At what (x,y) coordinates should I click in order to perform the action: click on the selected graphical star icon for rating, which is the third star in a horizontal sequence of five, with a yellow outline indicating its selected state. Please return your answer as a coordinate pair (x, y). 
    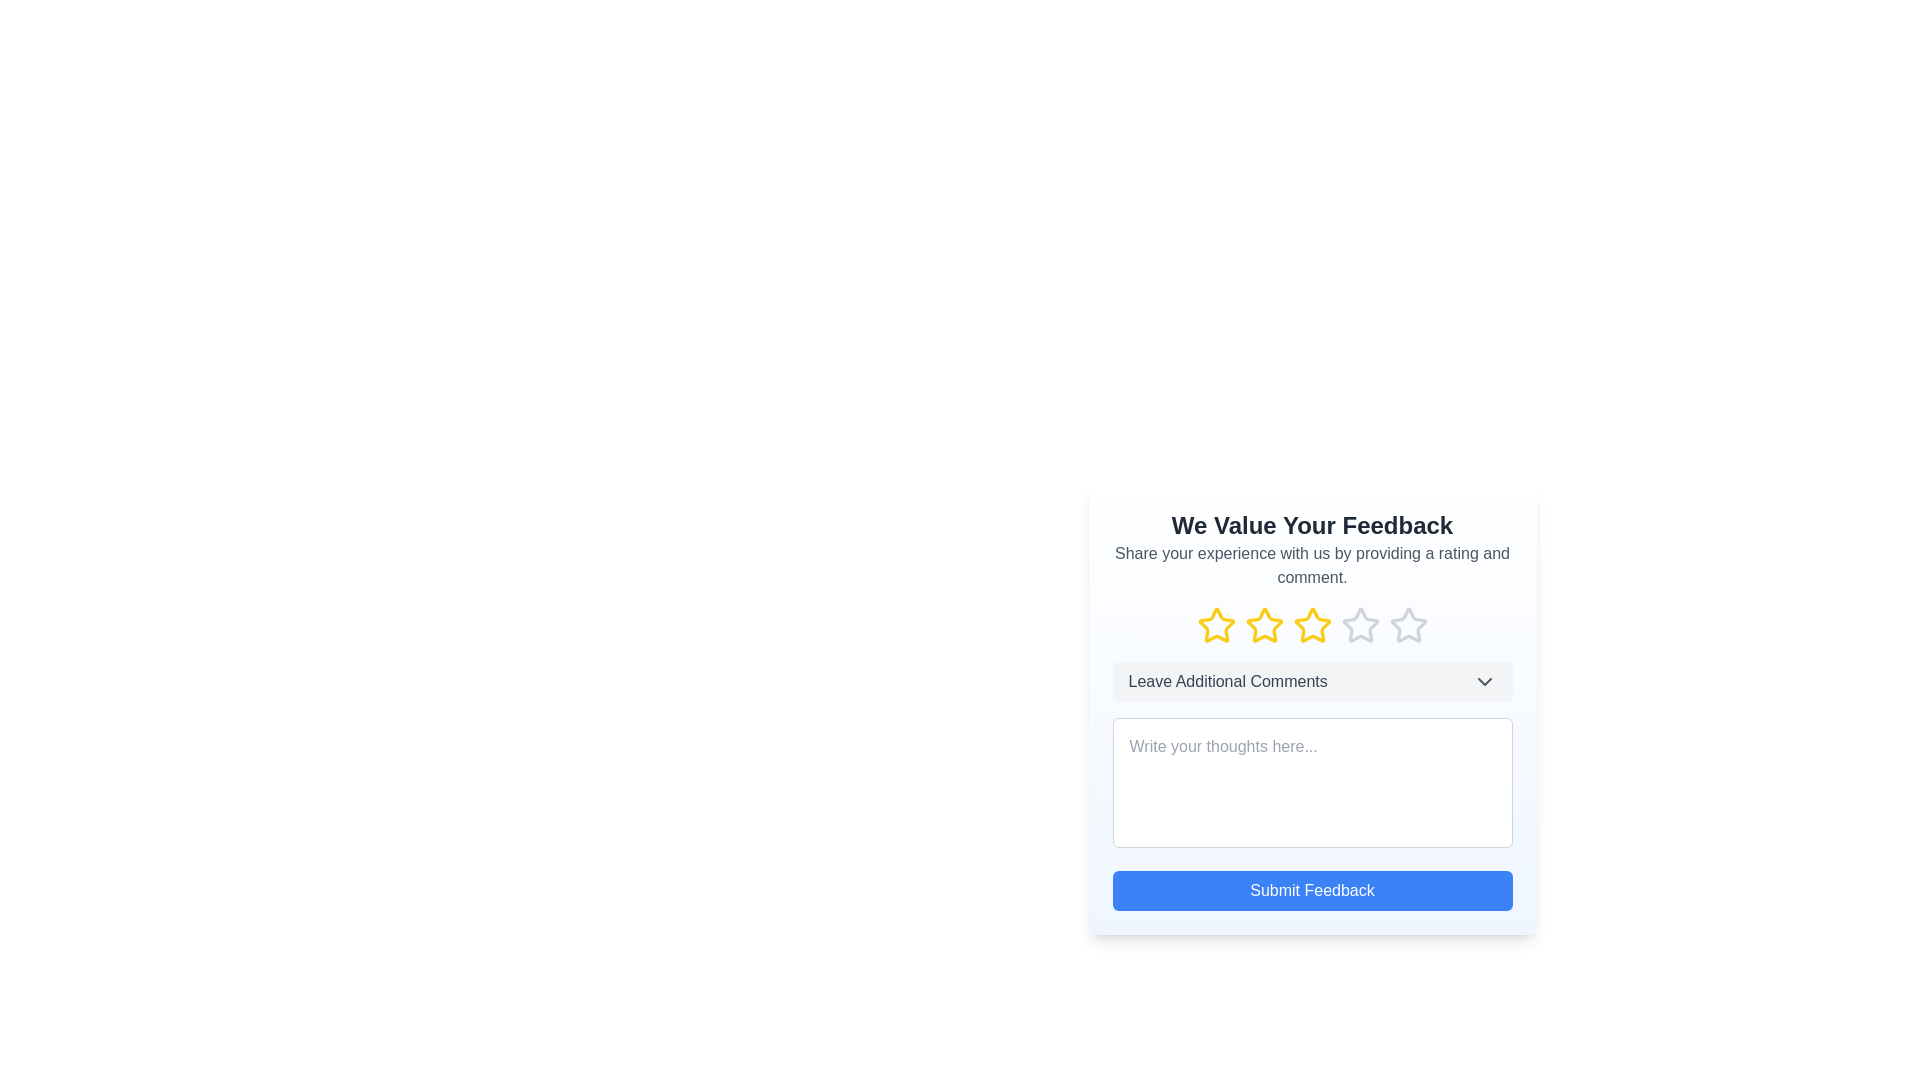
    Looking at the image, I should click on (1263, 624).